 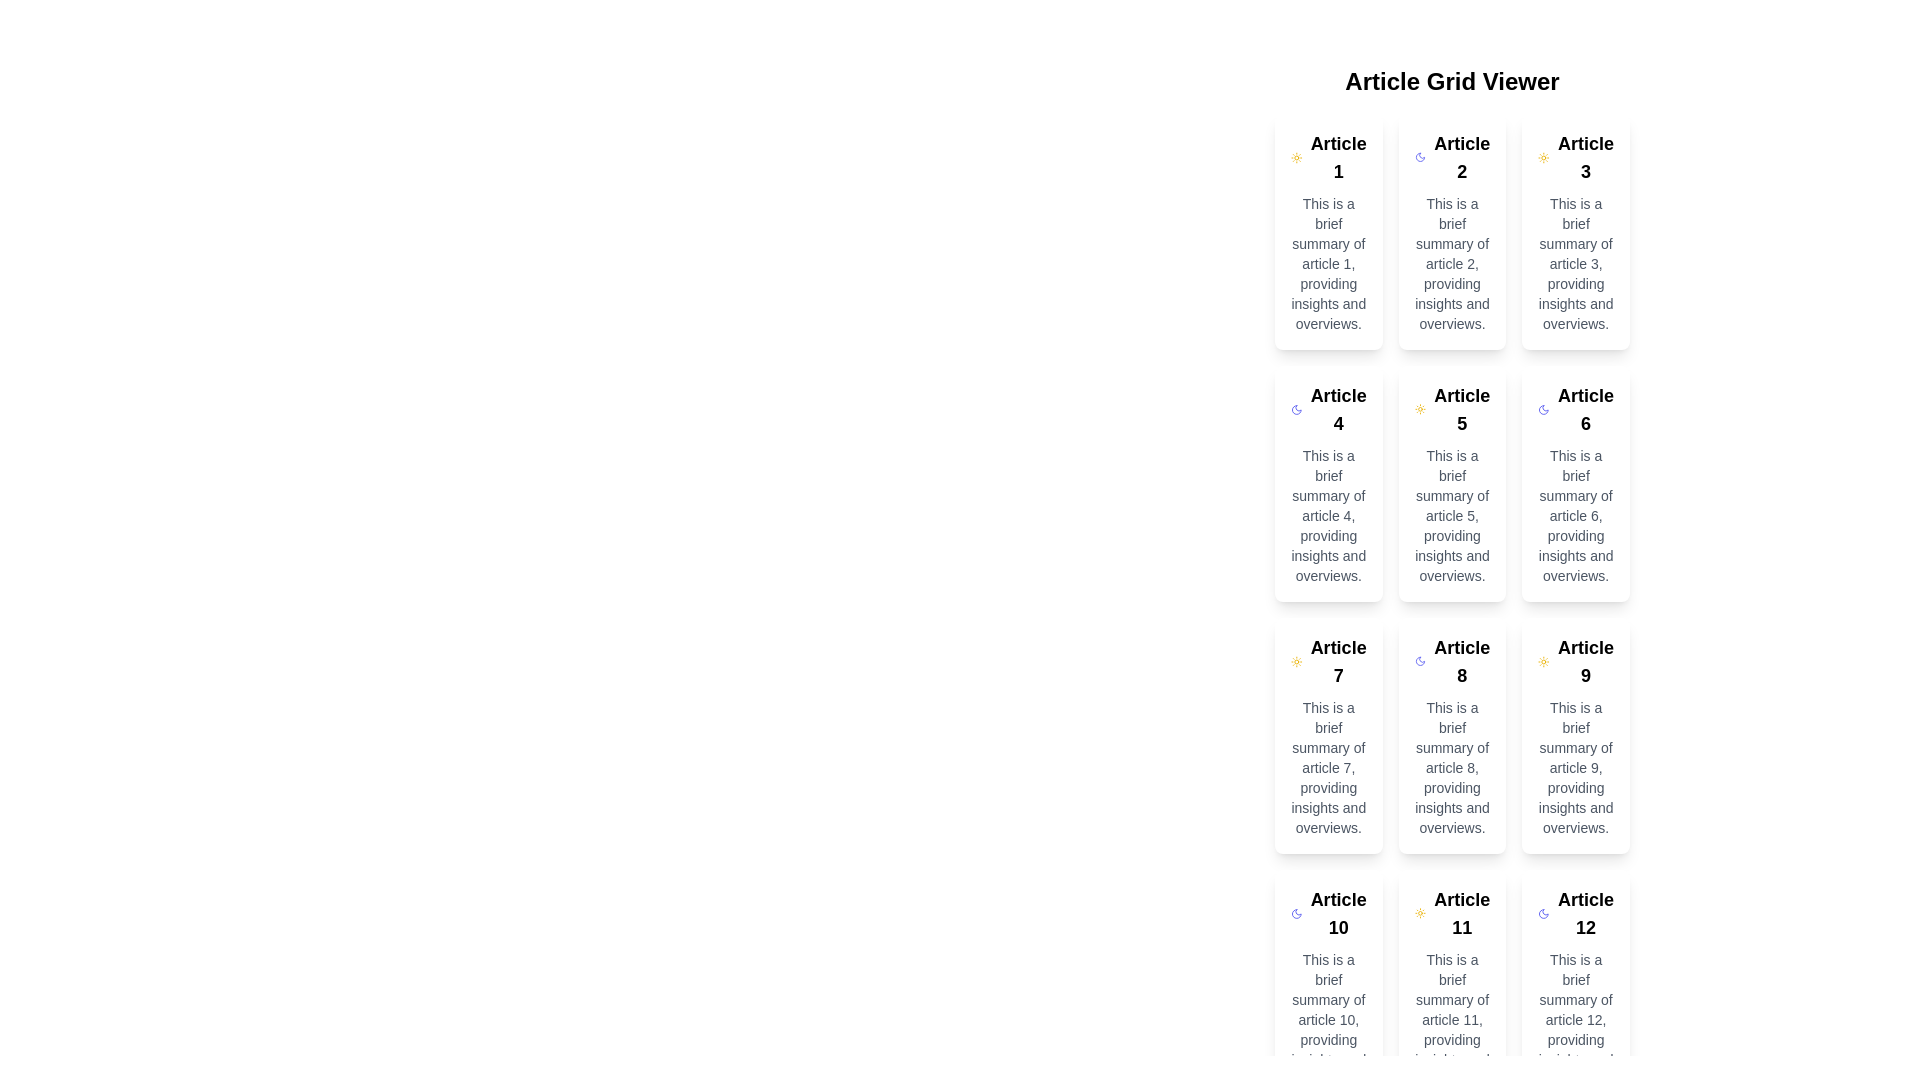 I want to click on the text label that provides a summary of 'Article 5', located in the lower portion of the card, directly below the article title and centrally aligned, so click(x=1452, y=515).